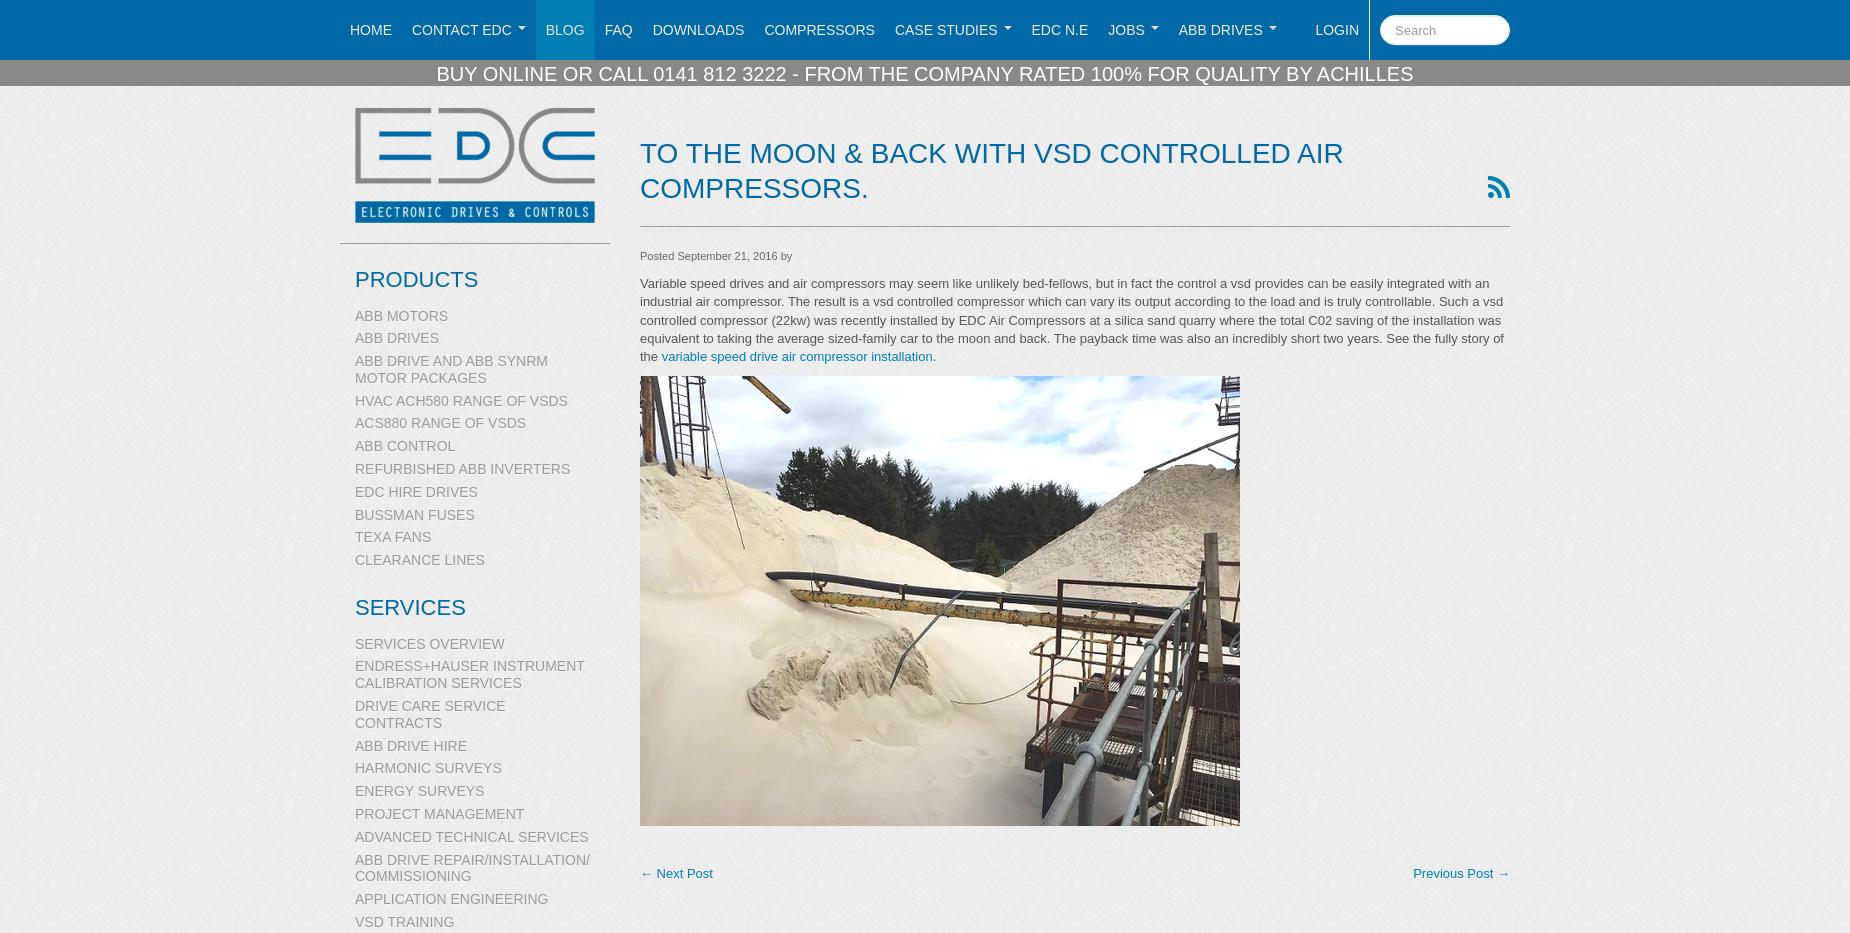 The width and height of the screenshot is (1850, 933). What do you see at coordinates (415, 491) in the screenshot?
I see `'EDC Hire Drives'` at bounding box center [415, 491].